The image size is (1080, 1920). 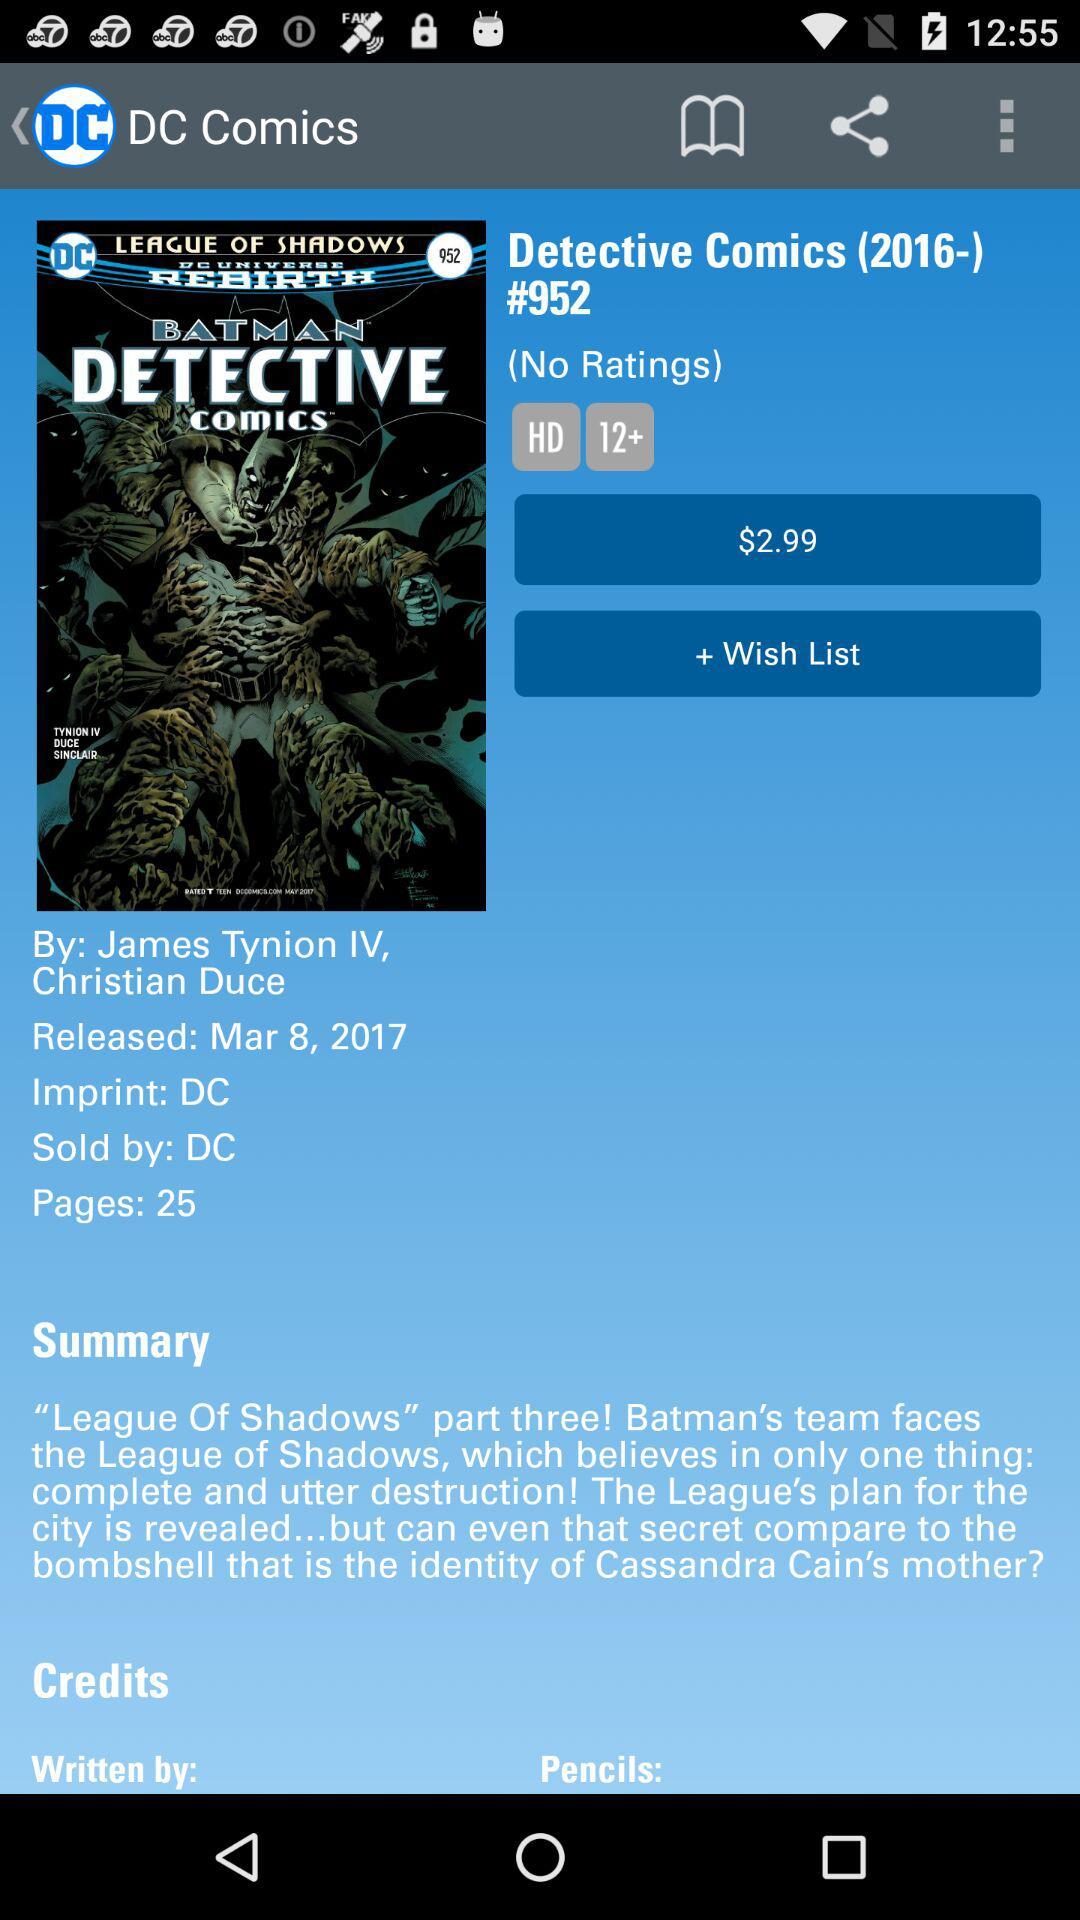 What do you see at coordinates (777, 539) in the screenshot?
I see `the option which is above  wish list` at bounding box center [777, 539].